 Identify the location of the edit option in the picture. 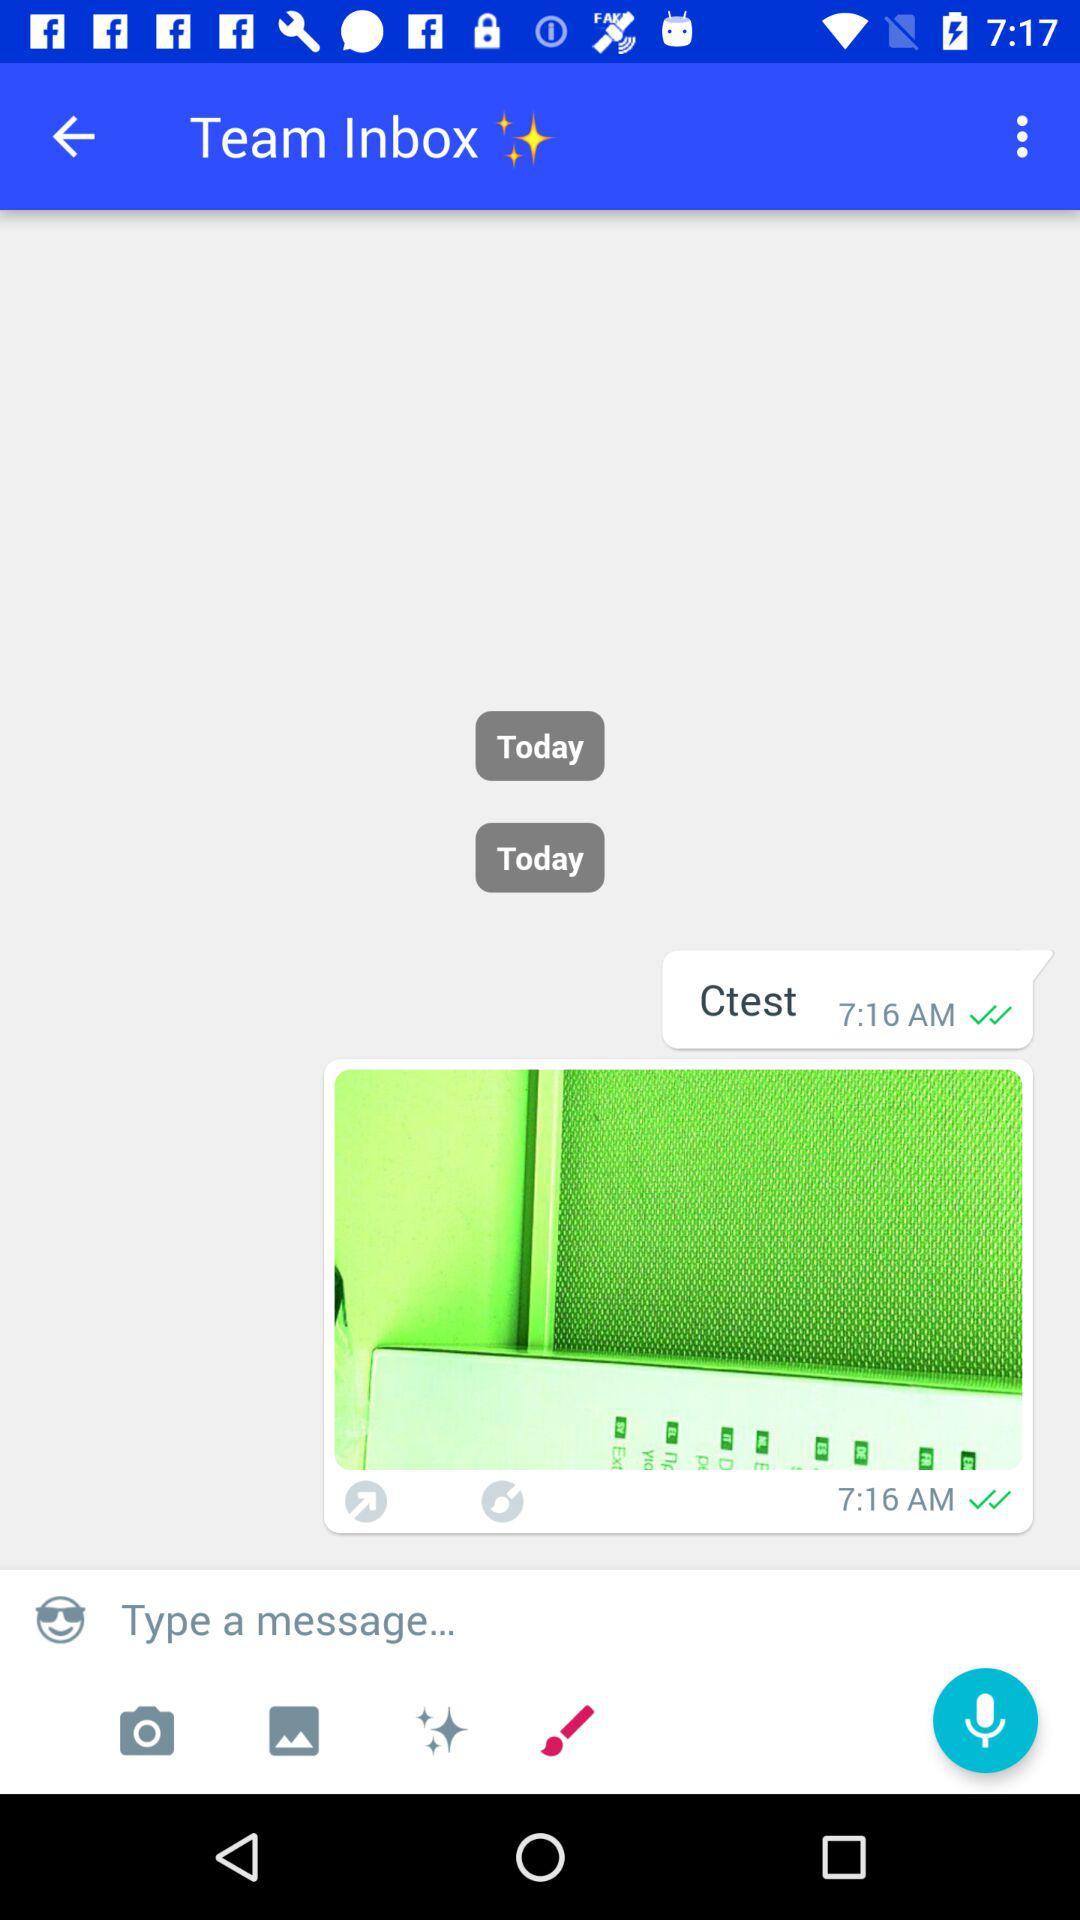
(501, 1501).